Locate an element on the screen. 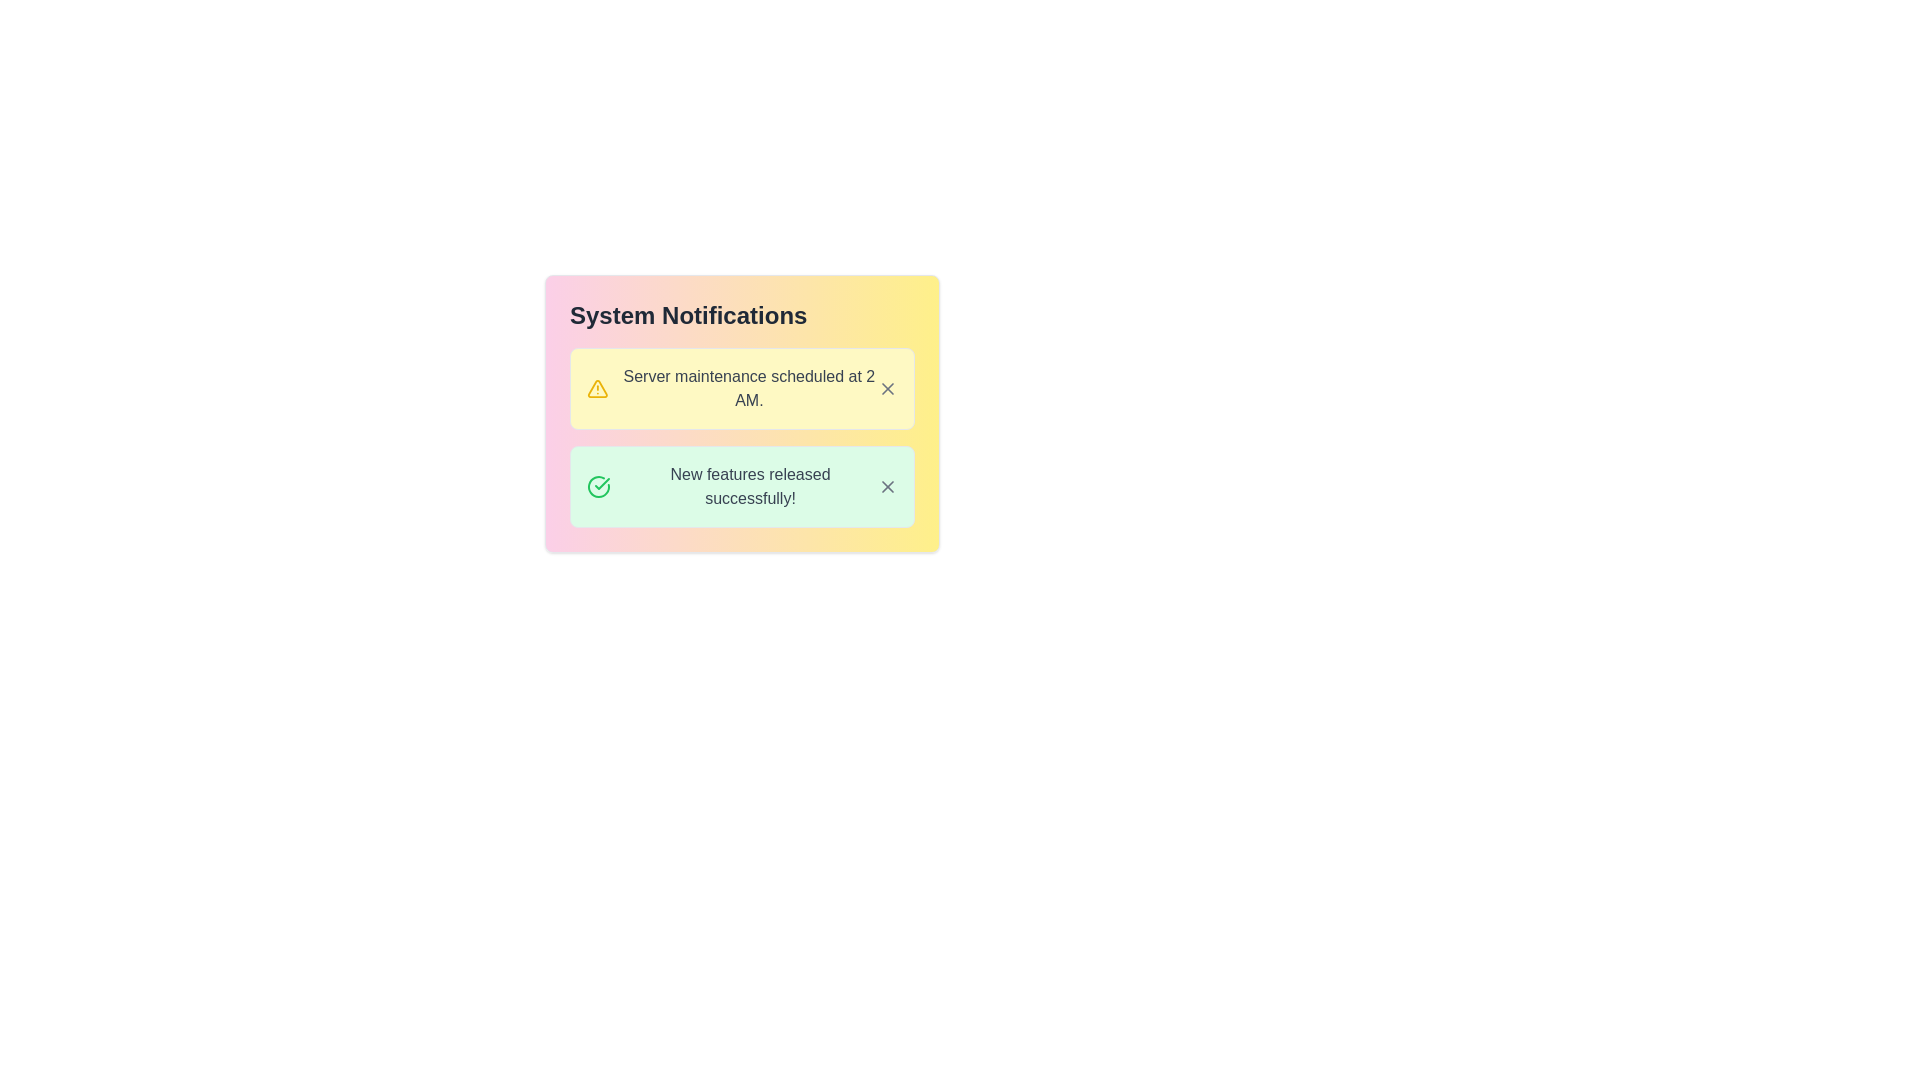 The height and width of the screenshot is (1080, 1920). the icon that visually represents a successful operation, located to the left of the text 'New features released successfully!' is located at coordinates (598, 486).